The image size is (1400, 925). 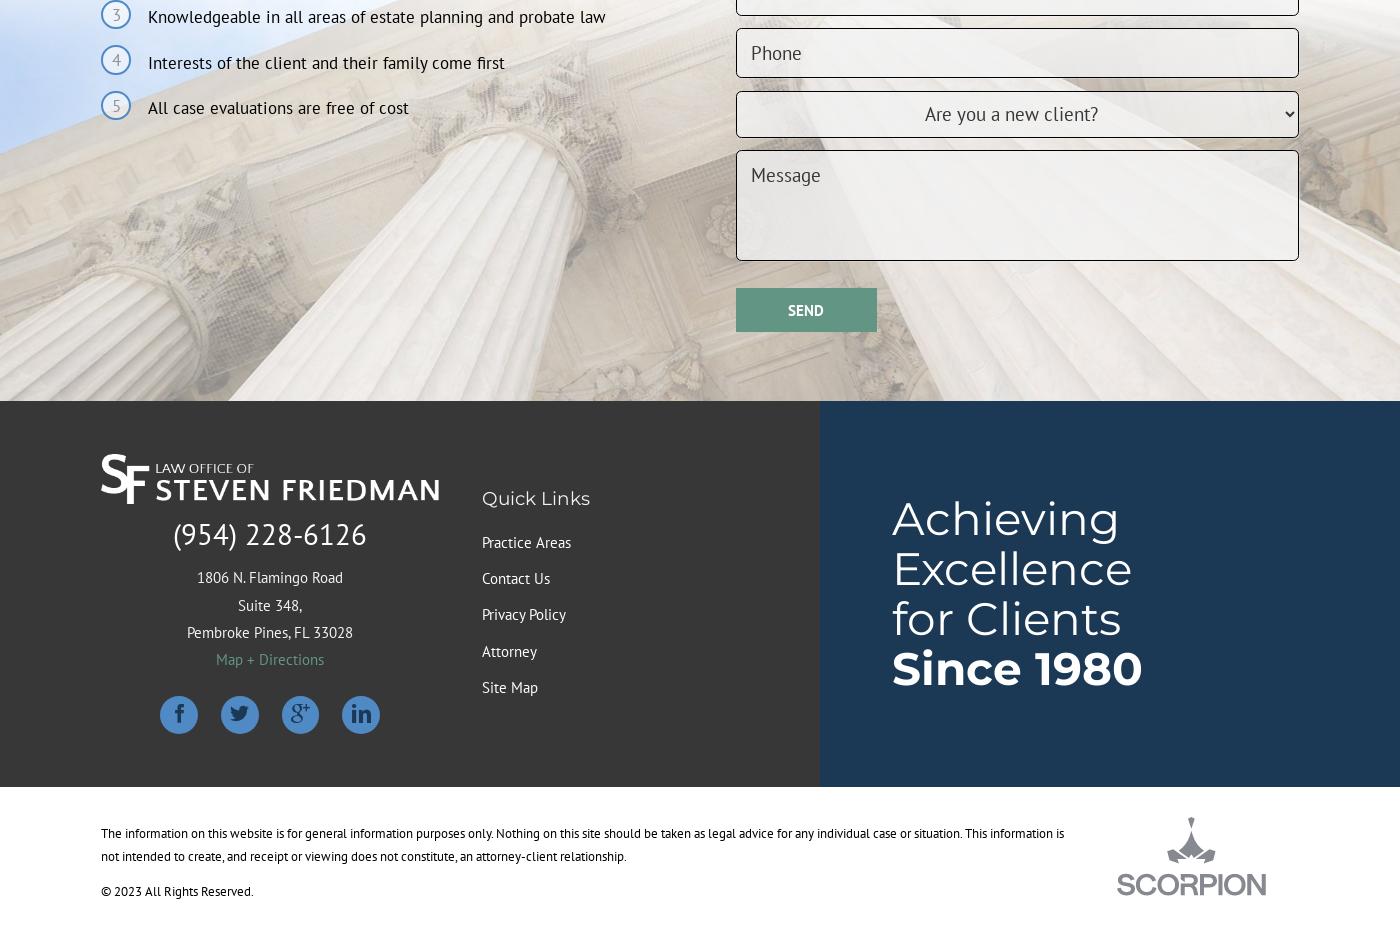 I want to click on 'Practice Areas', so click(x=526, y=541).